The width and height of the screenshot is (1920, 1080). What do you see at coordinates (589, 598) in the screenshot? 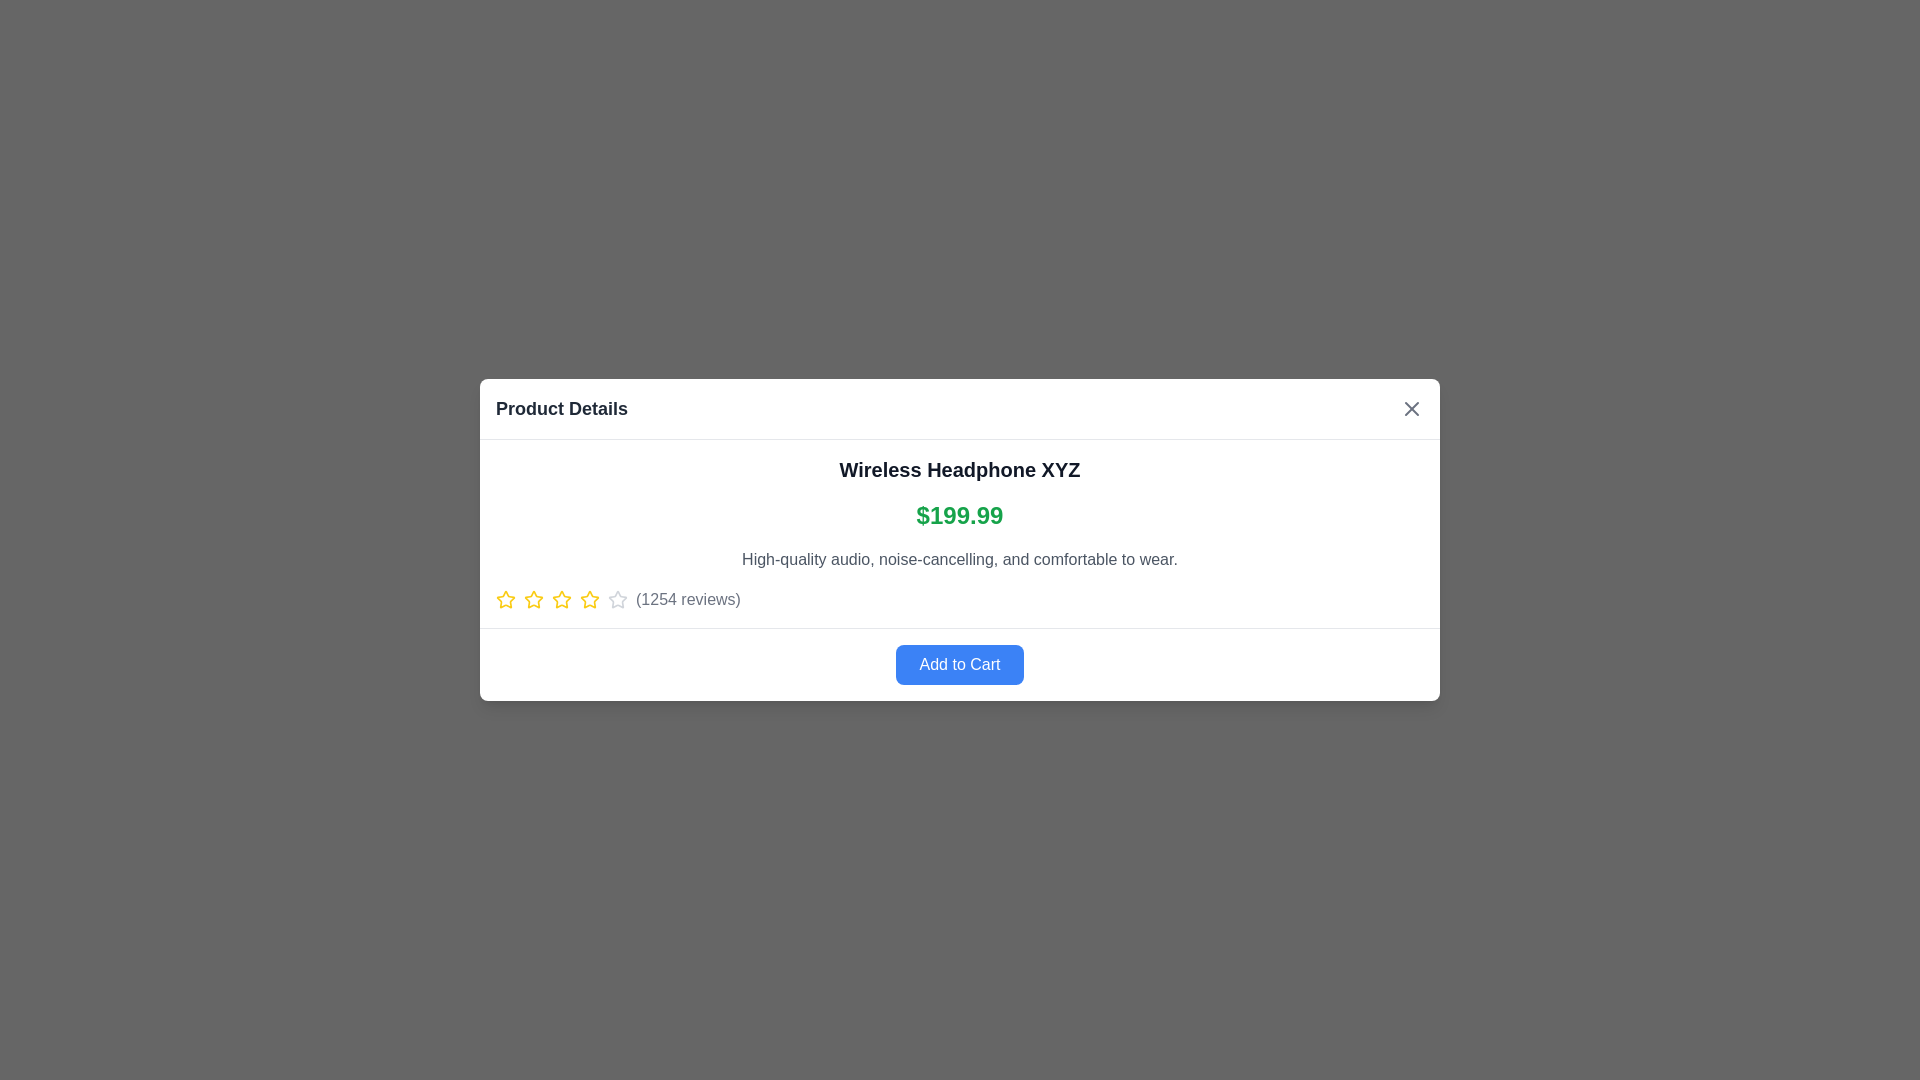
I see `the third star icon in the rating stars group beneath the 'Wireless Headphone XYZ' headline` at bounding box center [589, 598].